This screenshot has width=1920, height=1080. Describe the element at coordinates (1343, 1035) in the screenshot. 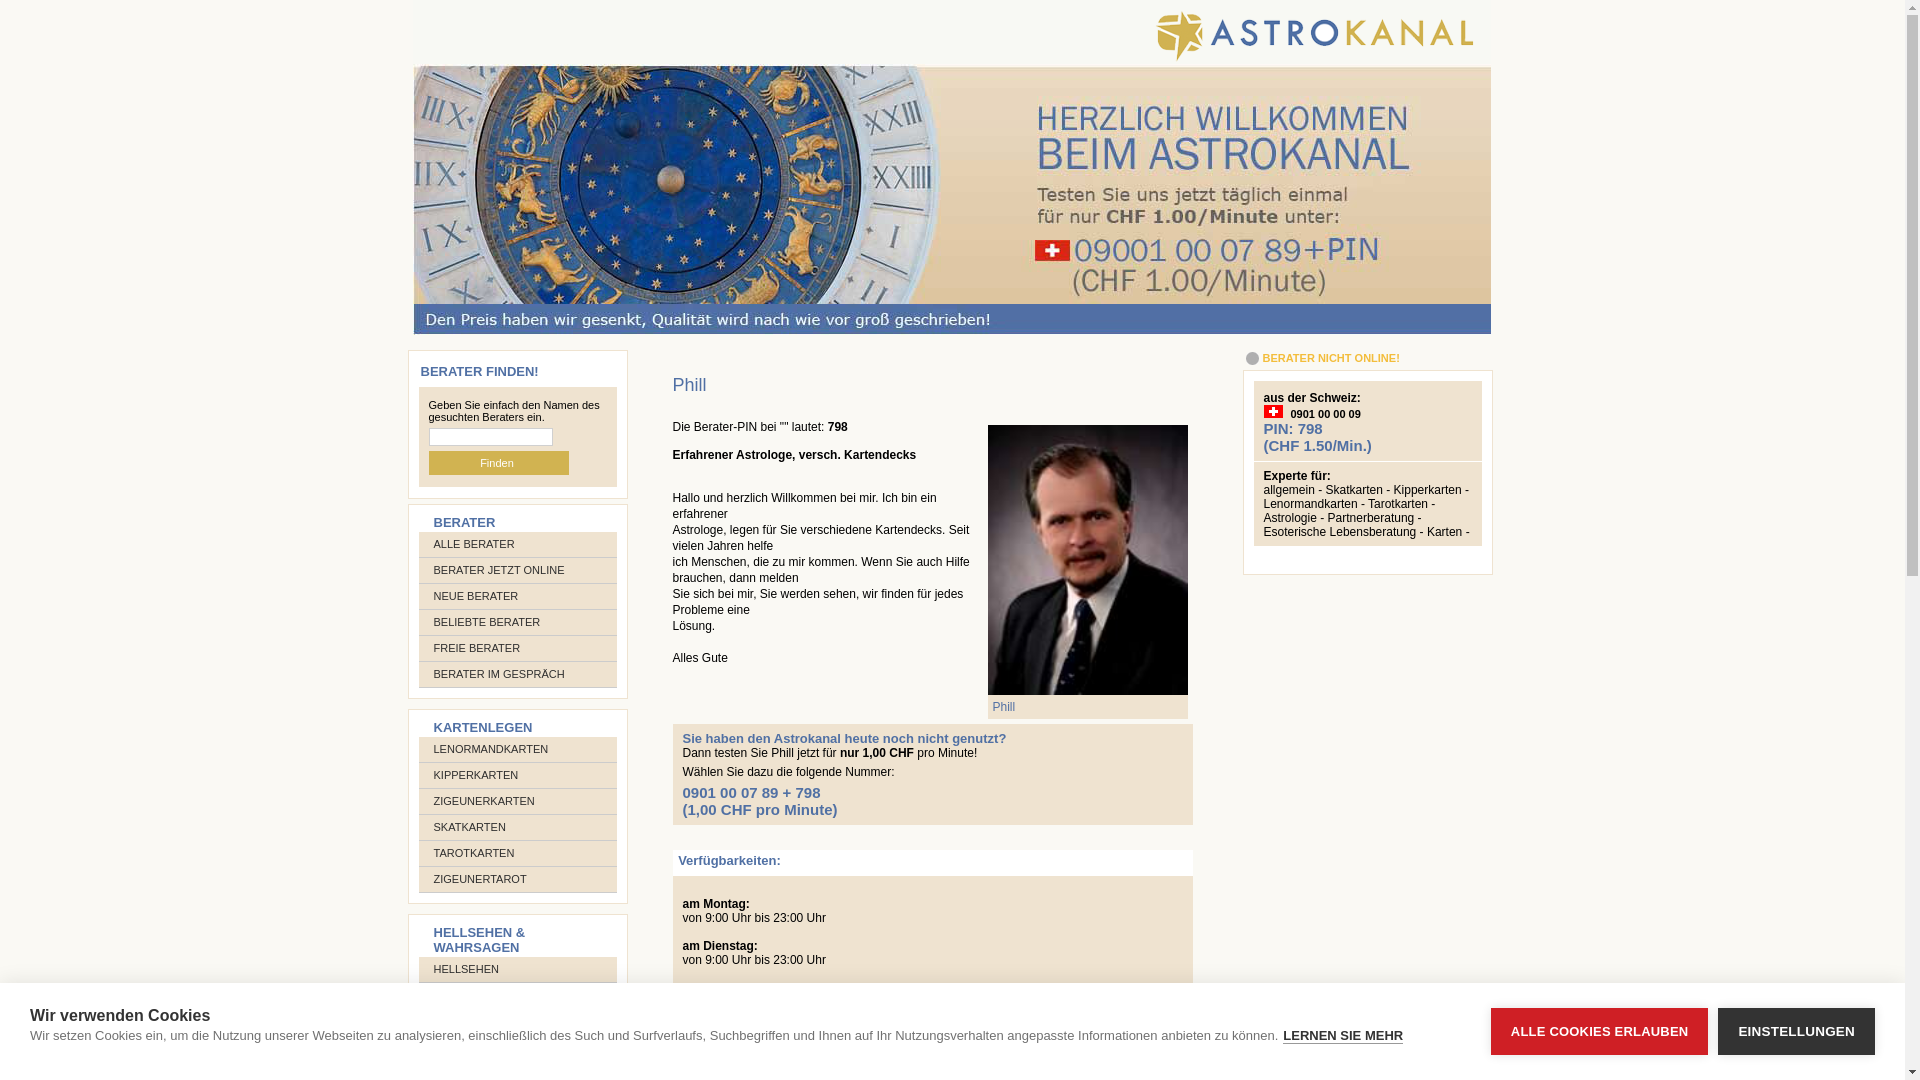

I see `'LERNEN SIE MEHR'` at that location.